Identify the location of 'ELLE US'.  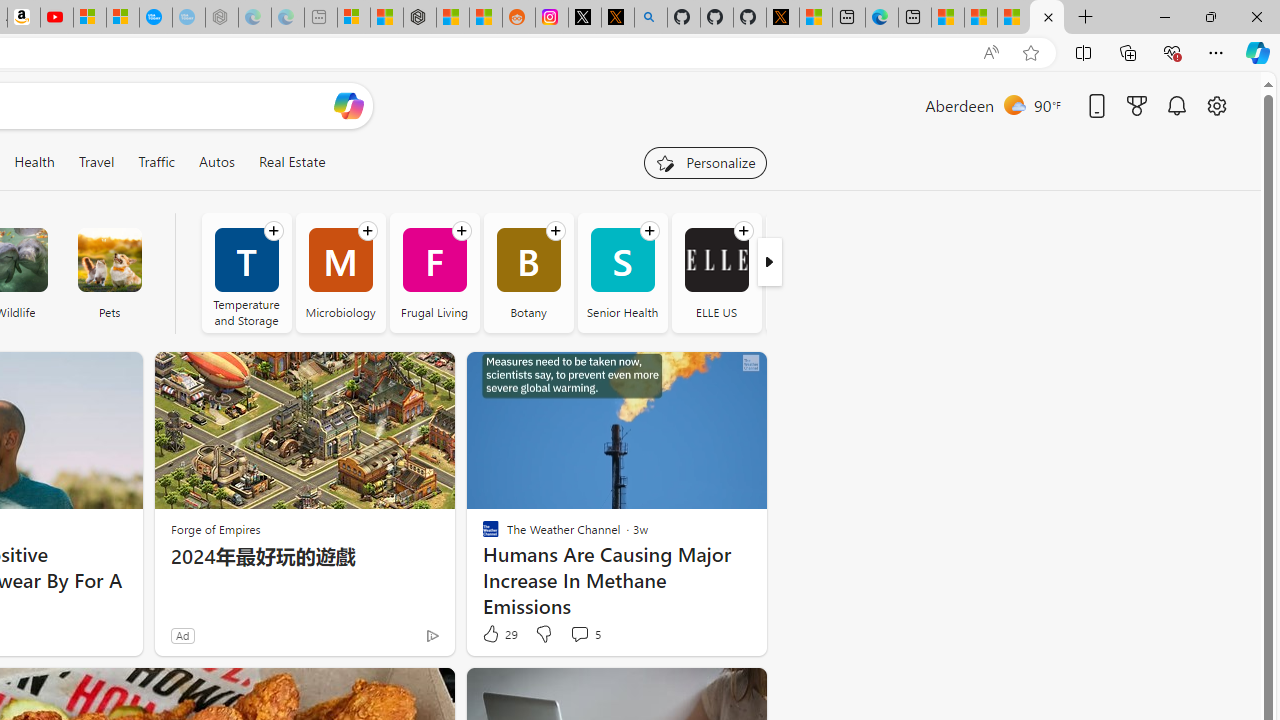
(716, 272).